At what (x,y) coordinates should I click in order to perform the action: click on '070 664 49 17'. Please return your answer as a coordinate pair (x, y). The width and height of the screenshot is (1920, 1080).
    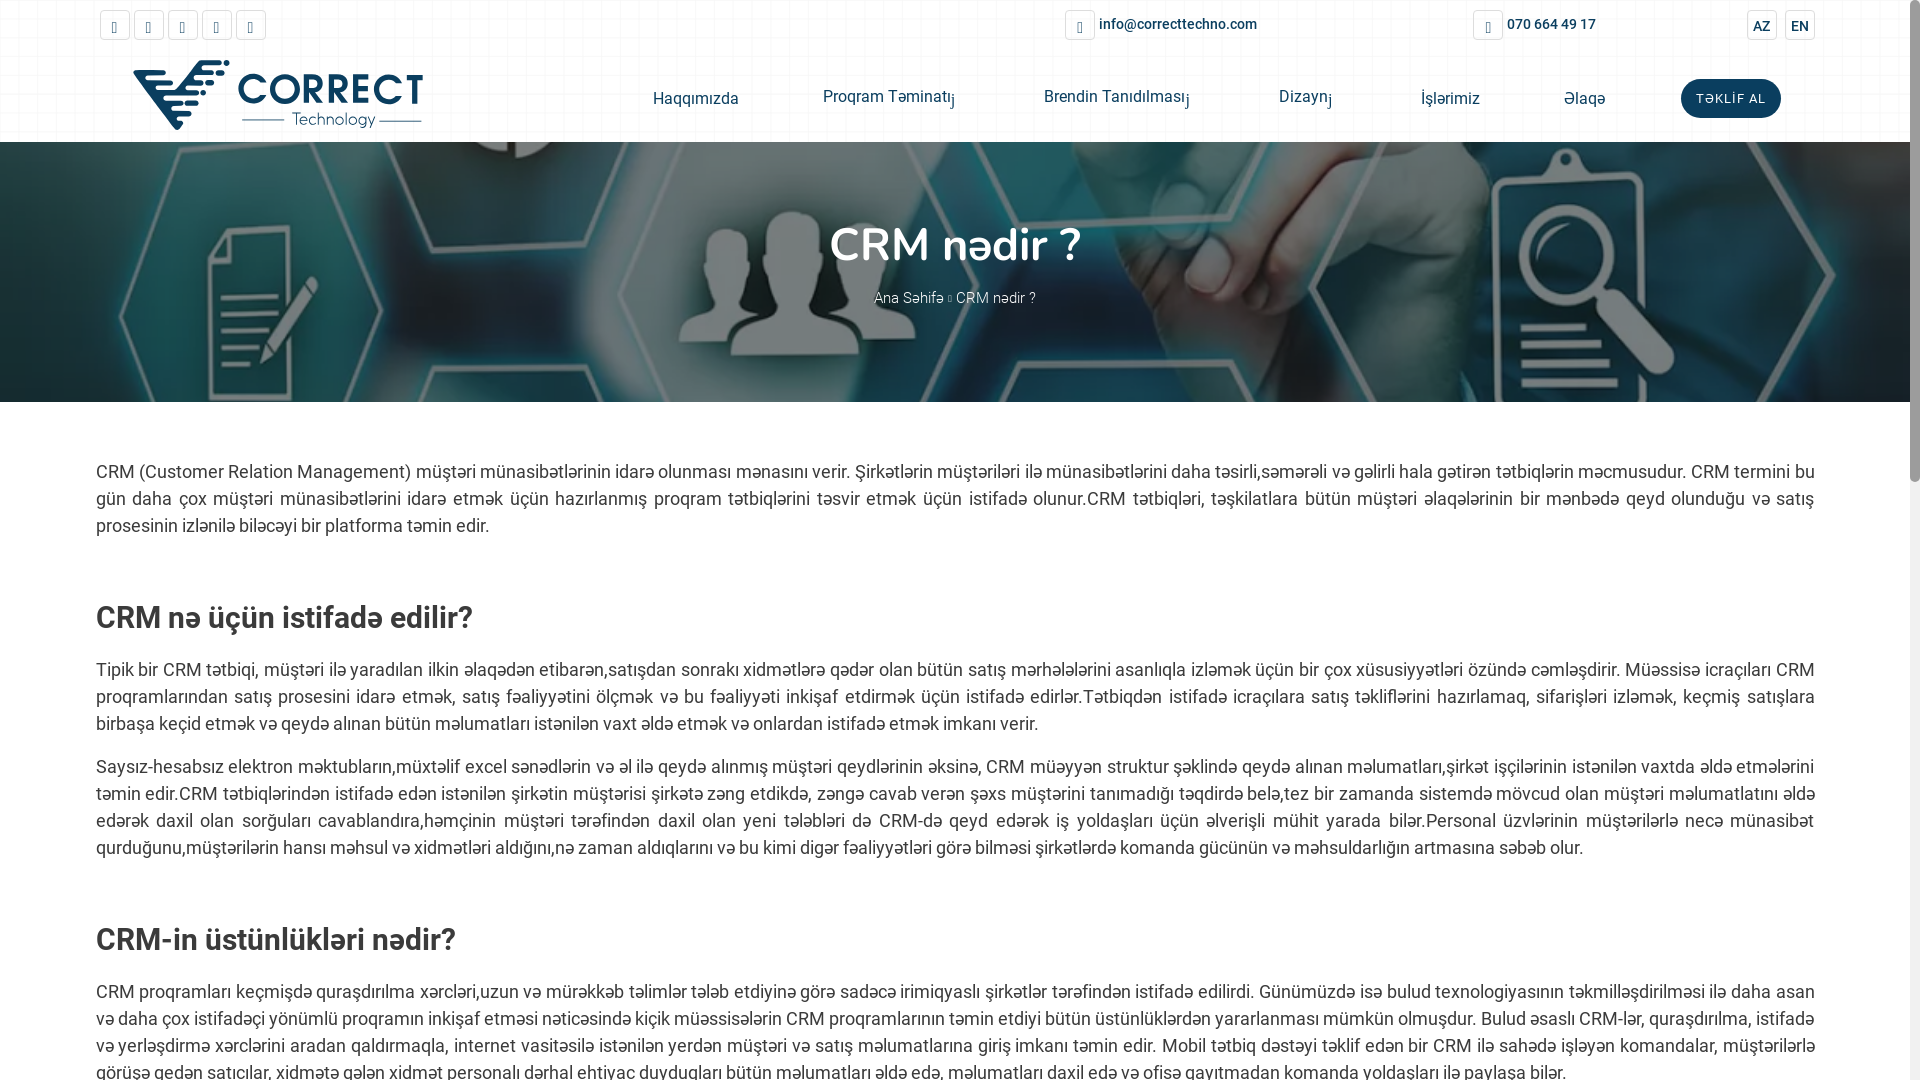
    Looking at the image, I should click on (1531, 24).